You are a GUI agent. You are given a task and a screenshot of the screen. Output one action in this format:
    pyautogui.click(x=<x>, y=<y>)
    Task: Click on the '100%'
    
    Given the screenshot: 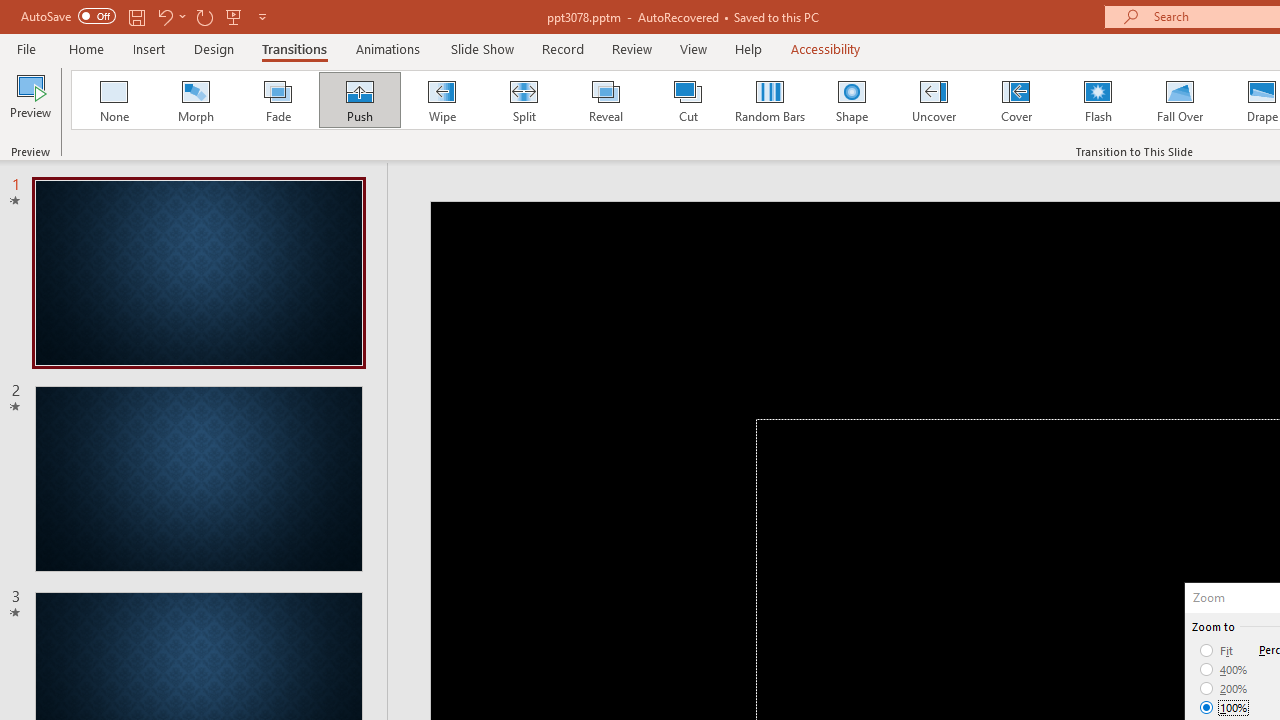 What is the action you would take?
    pyautogui.click(x=1223, y=706)
    